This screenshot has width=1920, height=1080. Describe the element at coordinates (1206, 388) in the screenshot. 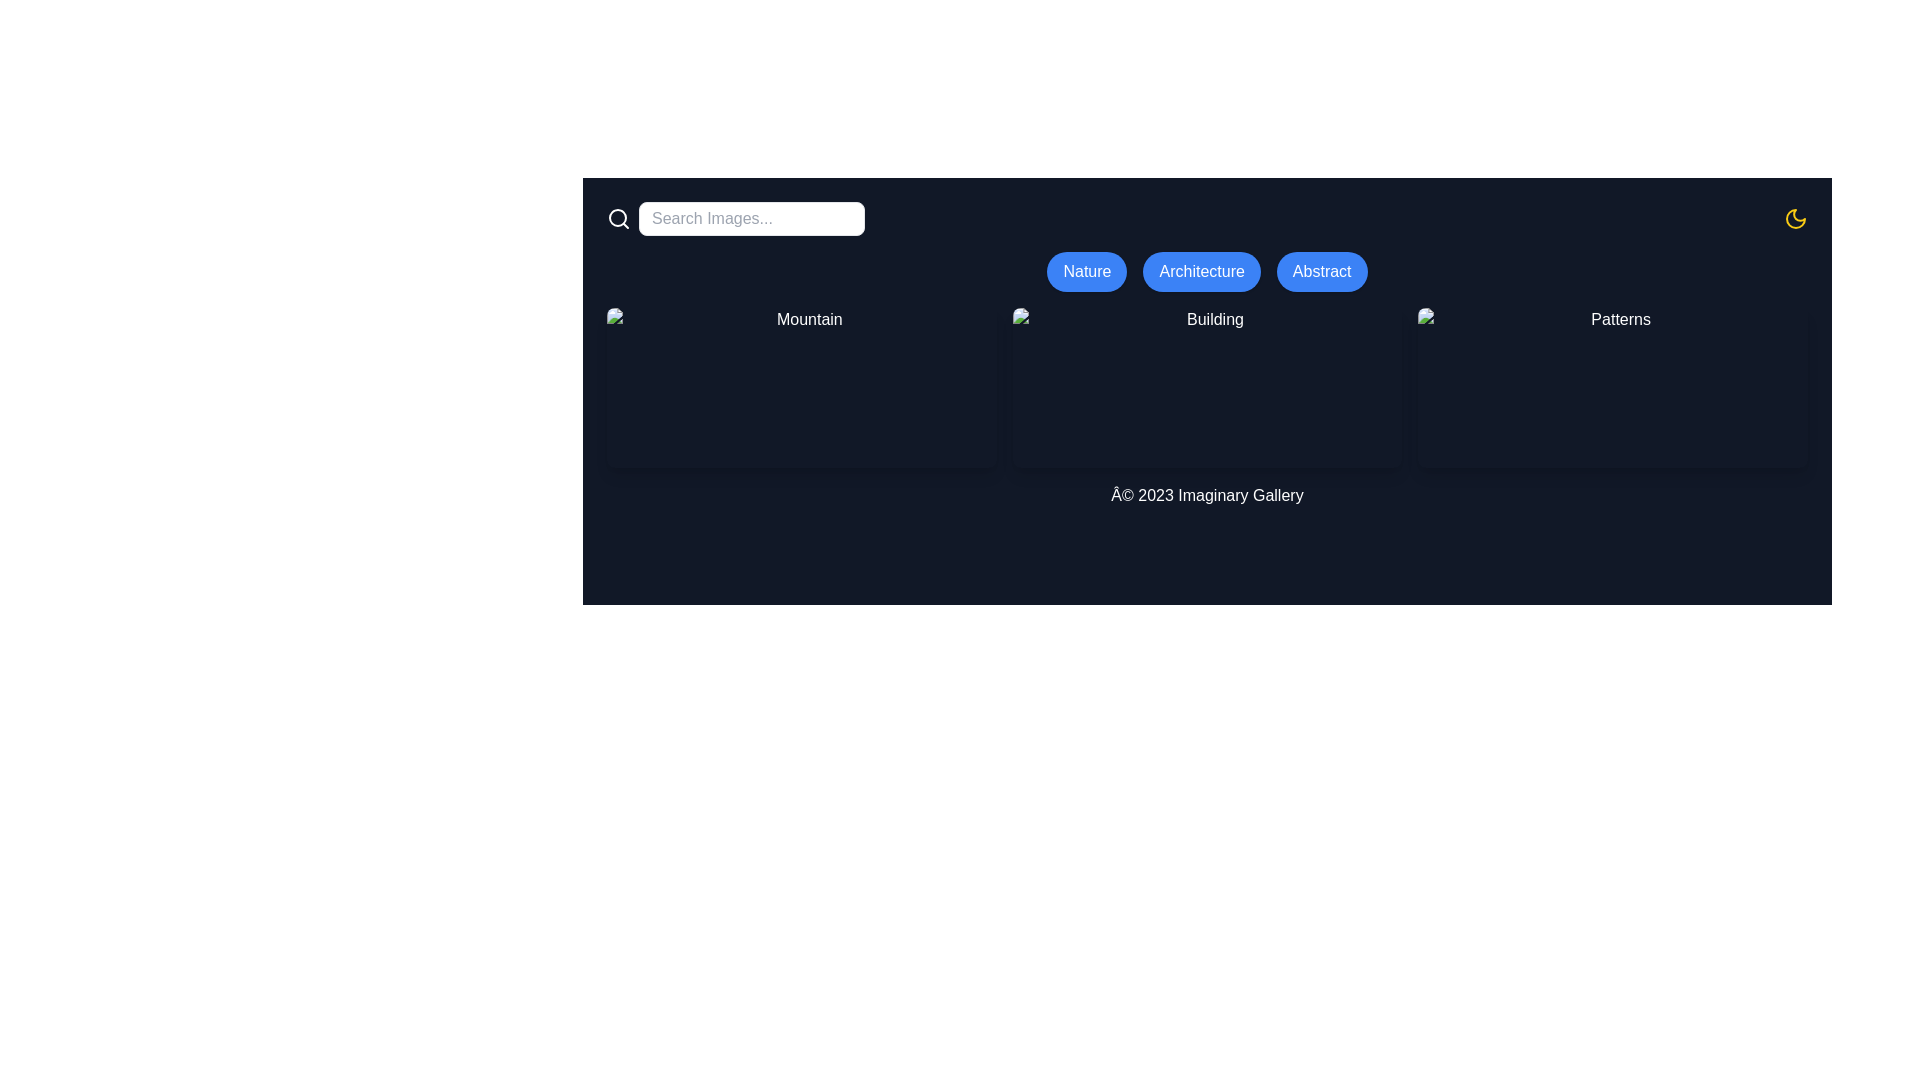

I see `the second item in the grid layout representing the 'Building' category` at that location.